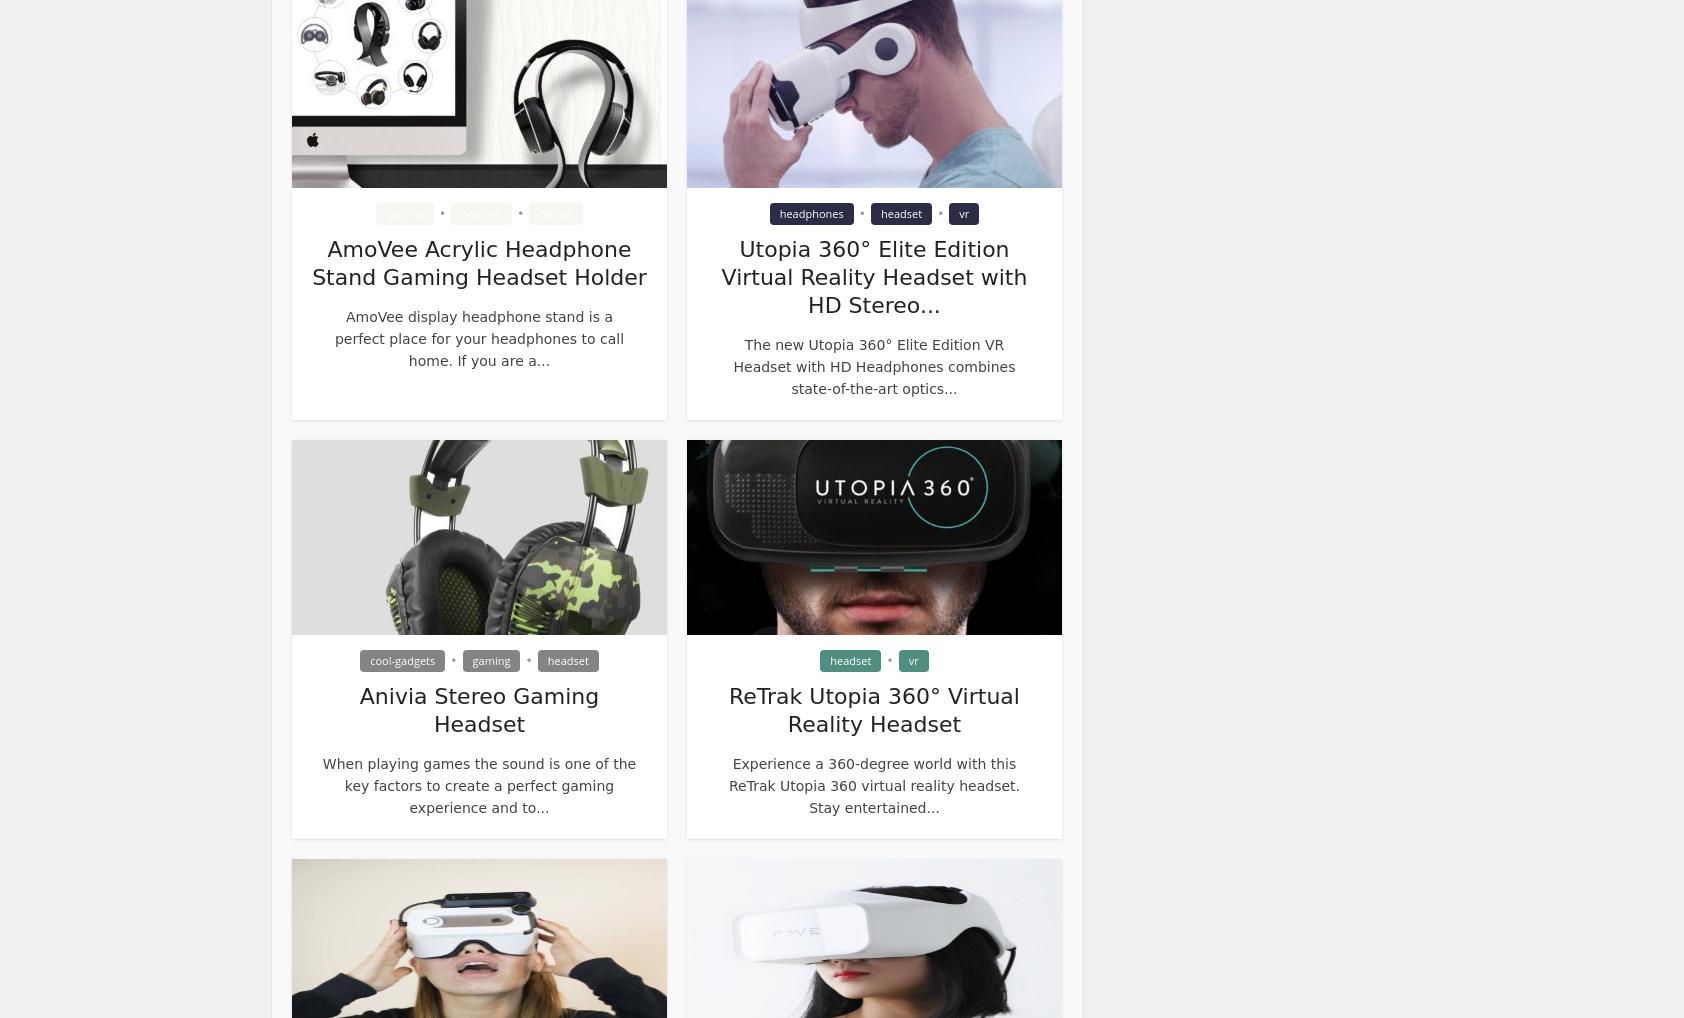 The height and width of the screenshot is (1018, 1684). What do you see at coordinates (811, 212) in the screenshot?
I see `'headphones'` at bounding box center [811, 212].